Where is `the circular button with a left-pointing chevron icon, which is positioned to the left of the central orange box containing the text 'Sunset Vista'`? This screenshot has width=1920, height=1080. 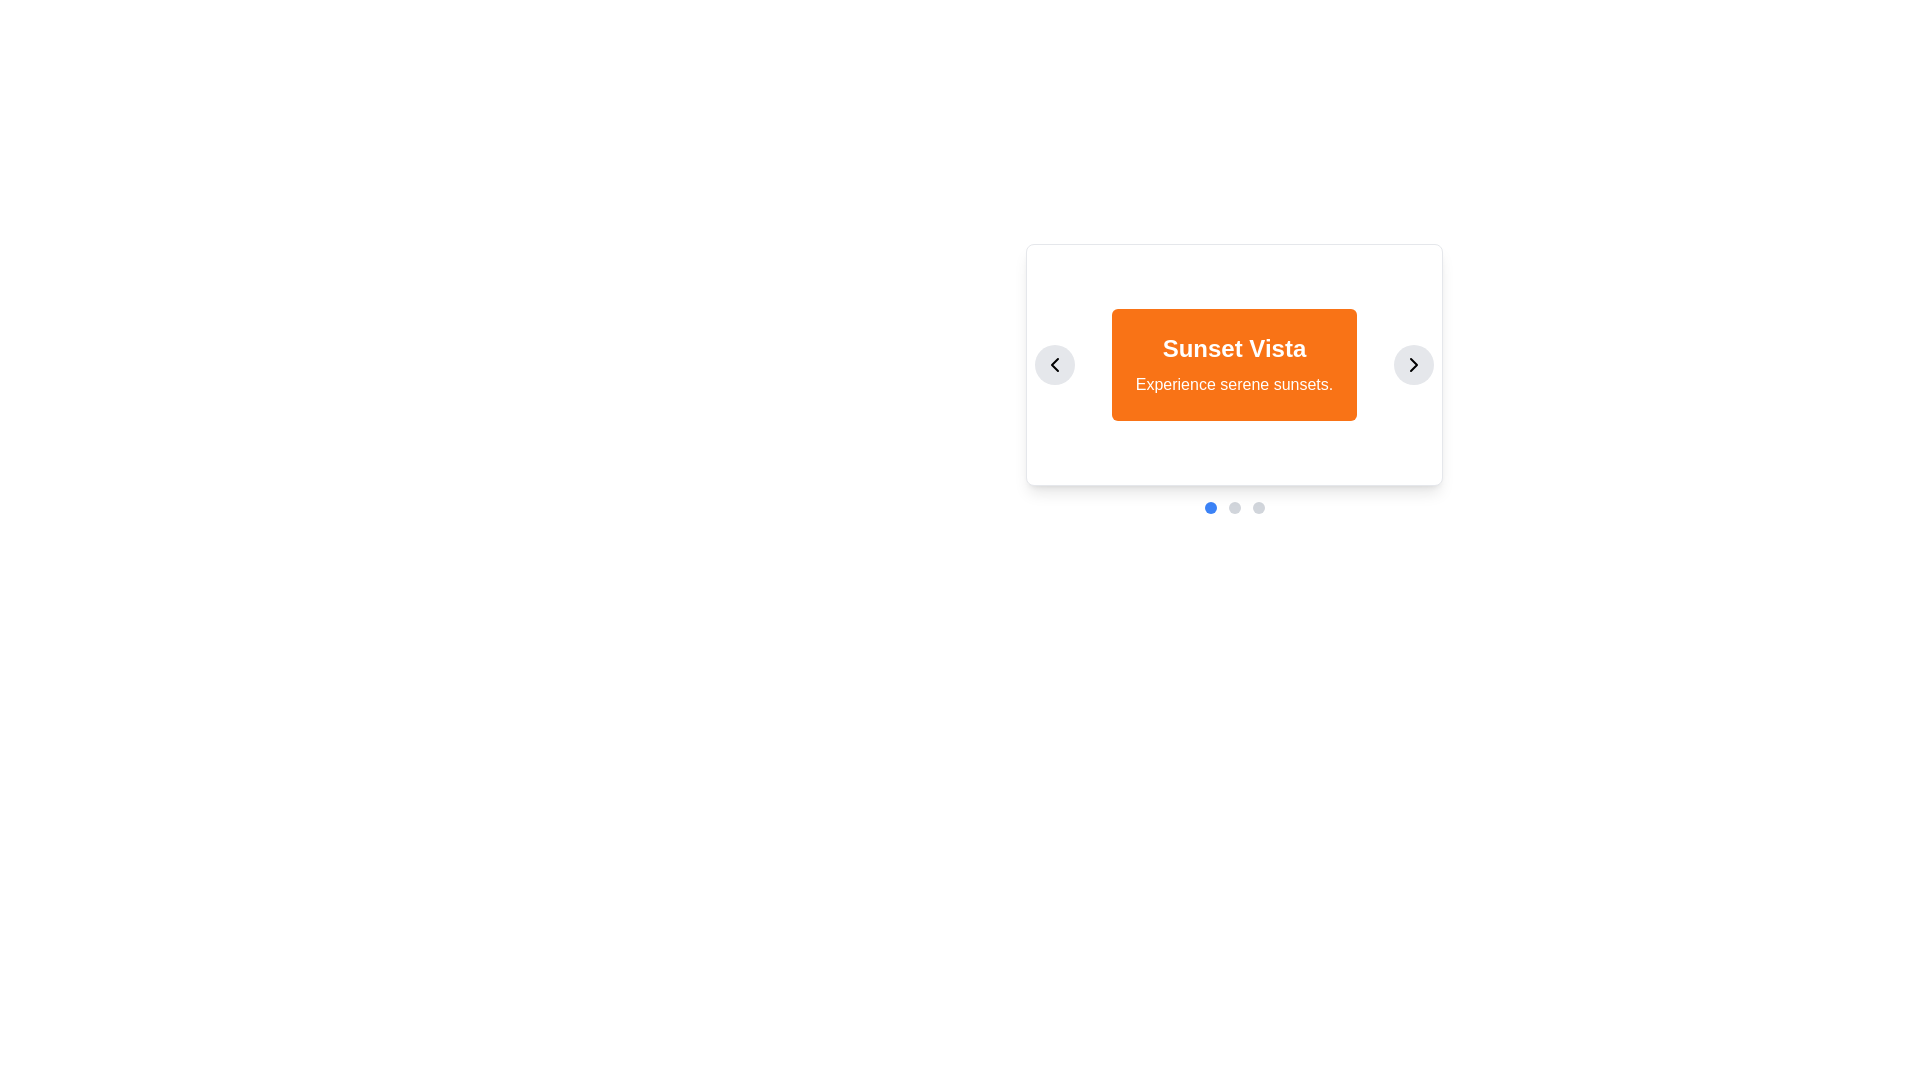
the circular button with a left-pointing chevron icon, which is positioned to the left of the central orange box containing the text 'Sunset Vista' is located at coordinates (1054, 365).